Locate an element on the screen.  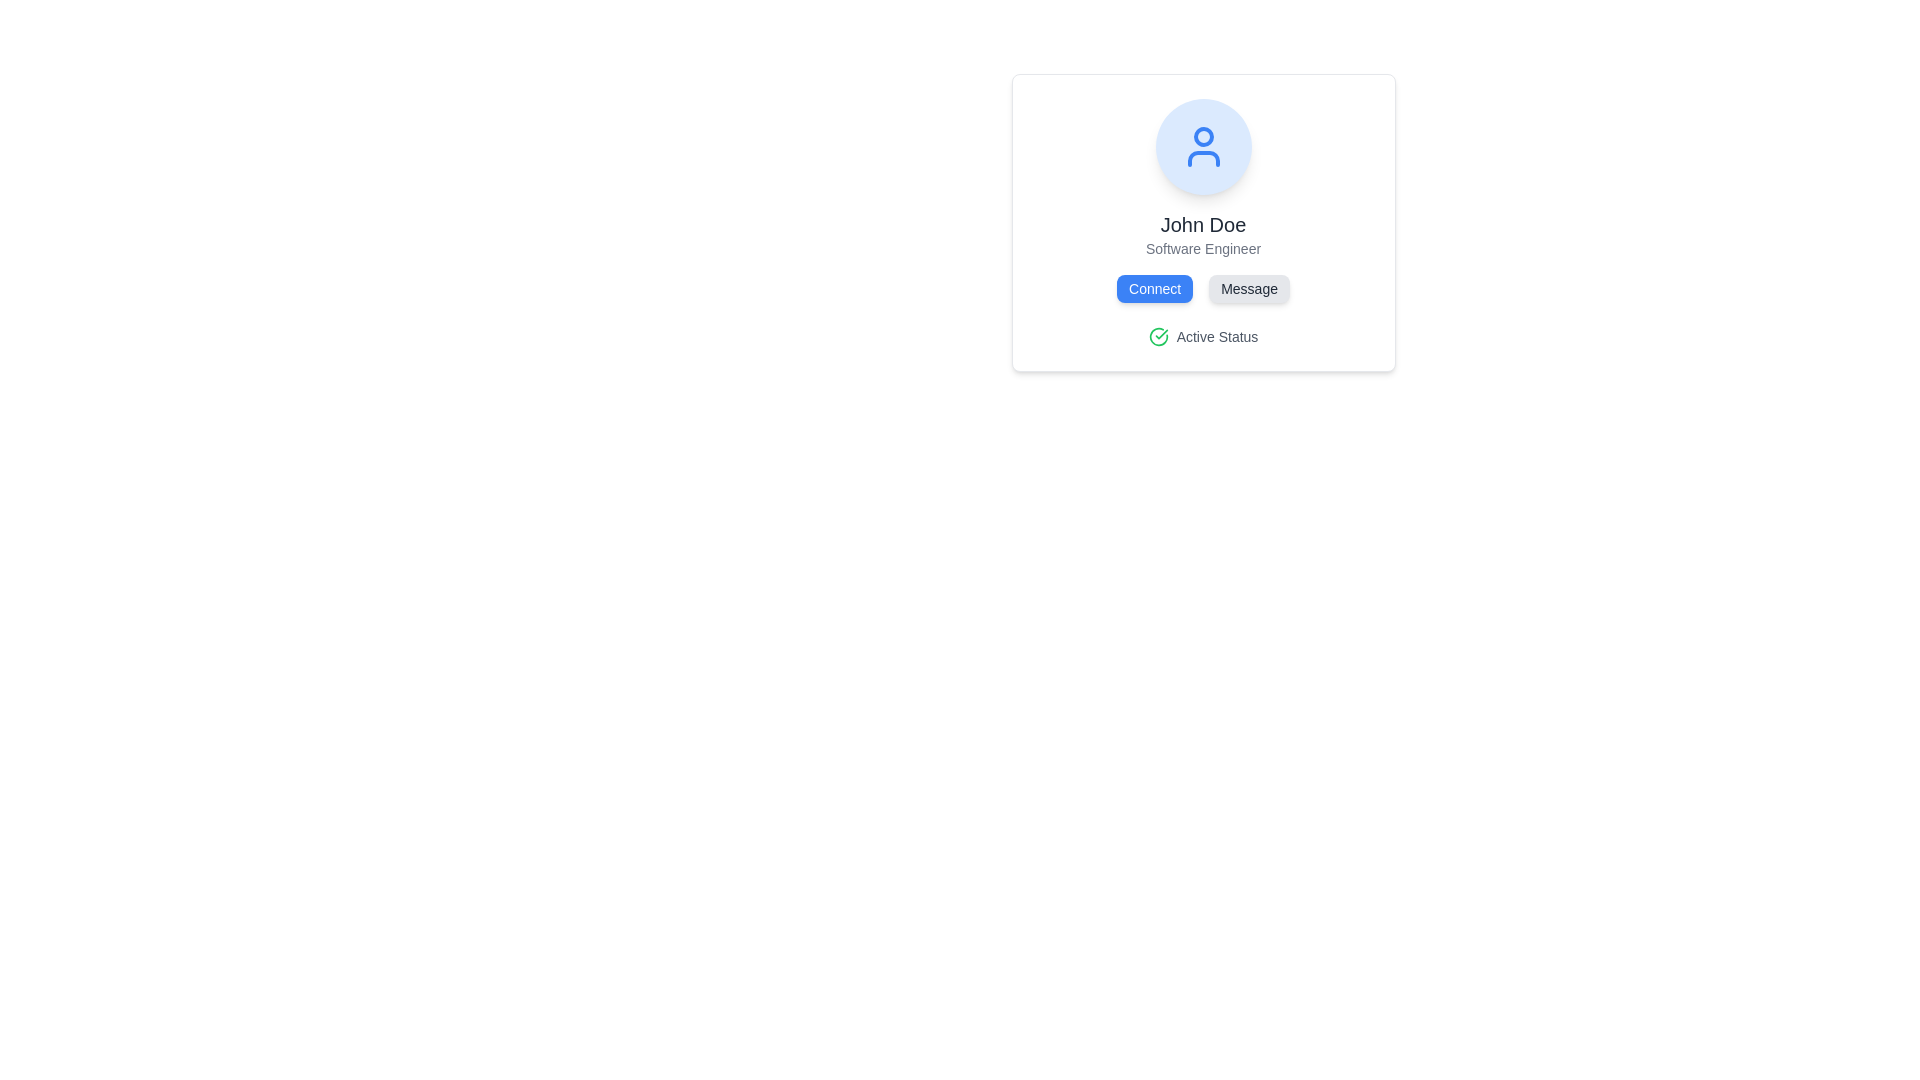
the visual status indicator icon located to the immediate left of the text 'Active Status' is located at coordinates (1158, 335).